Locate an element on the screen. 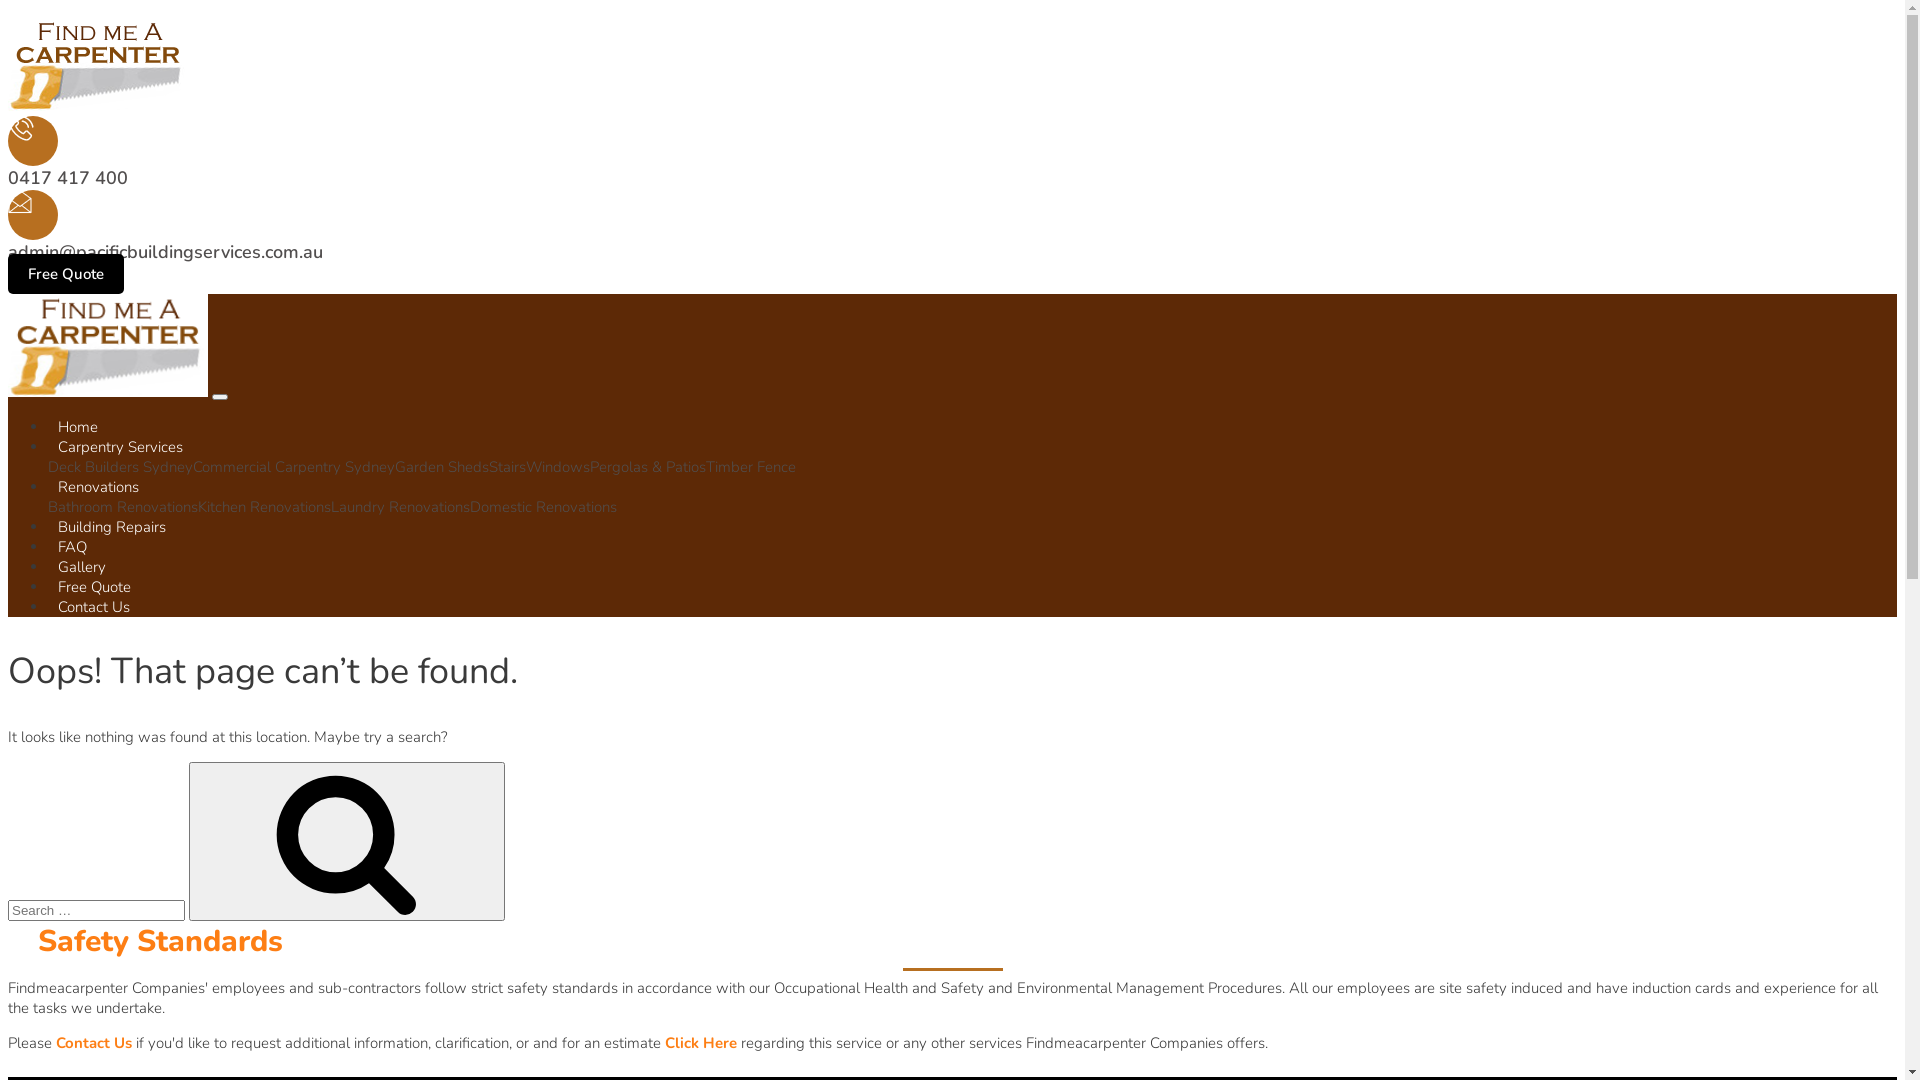 Image resolution: width=1920 pixels, height=1080 pixels. 'Stairs' is located at coordinates (507, 466).